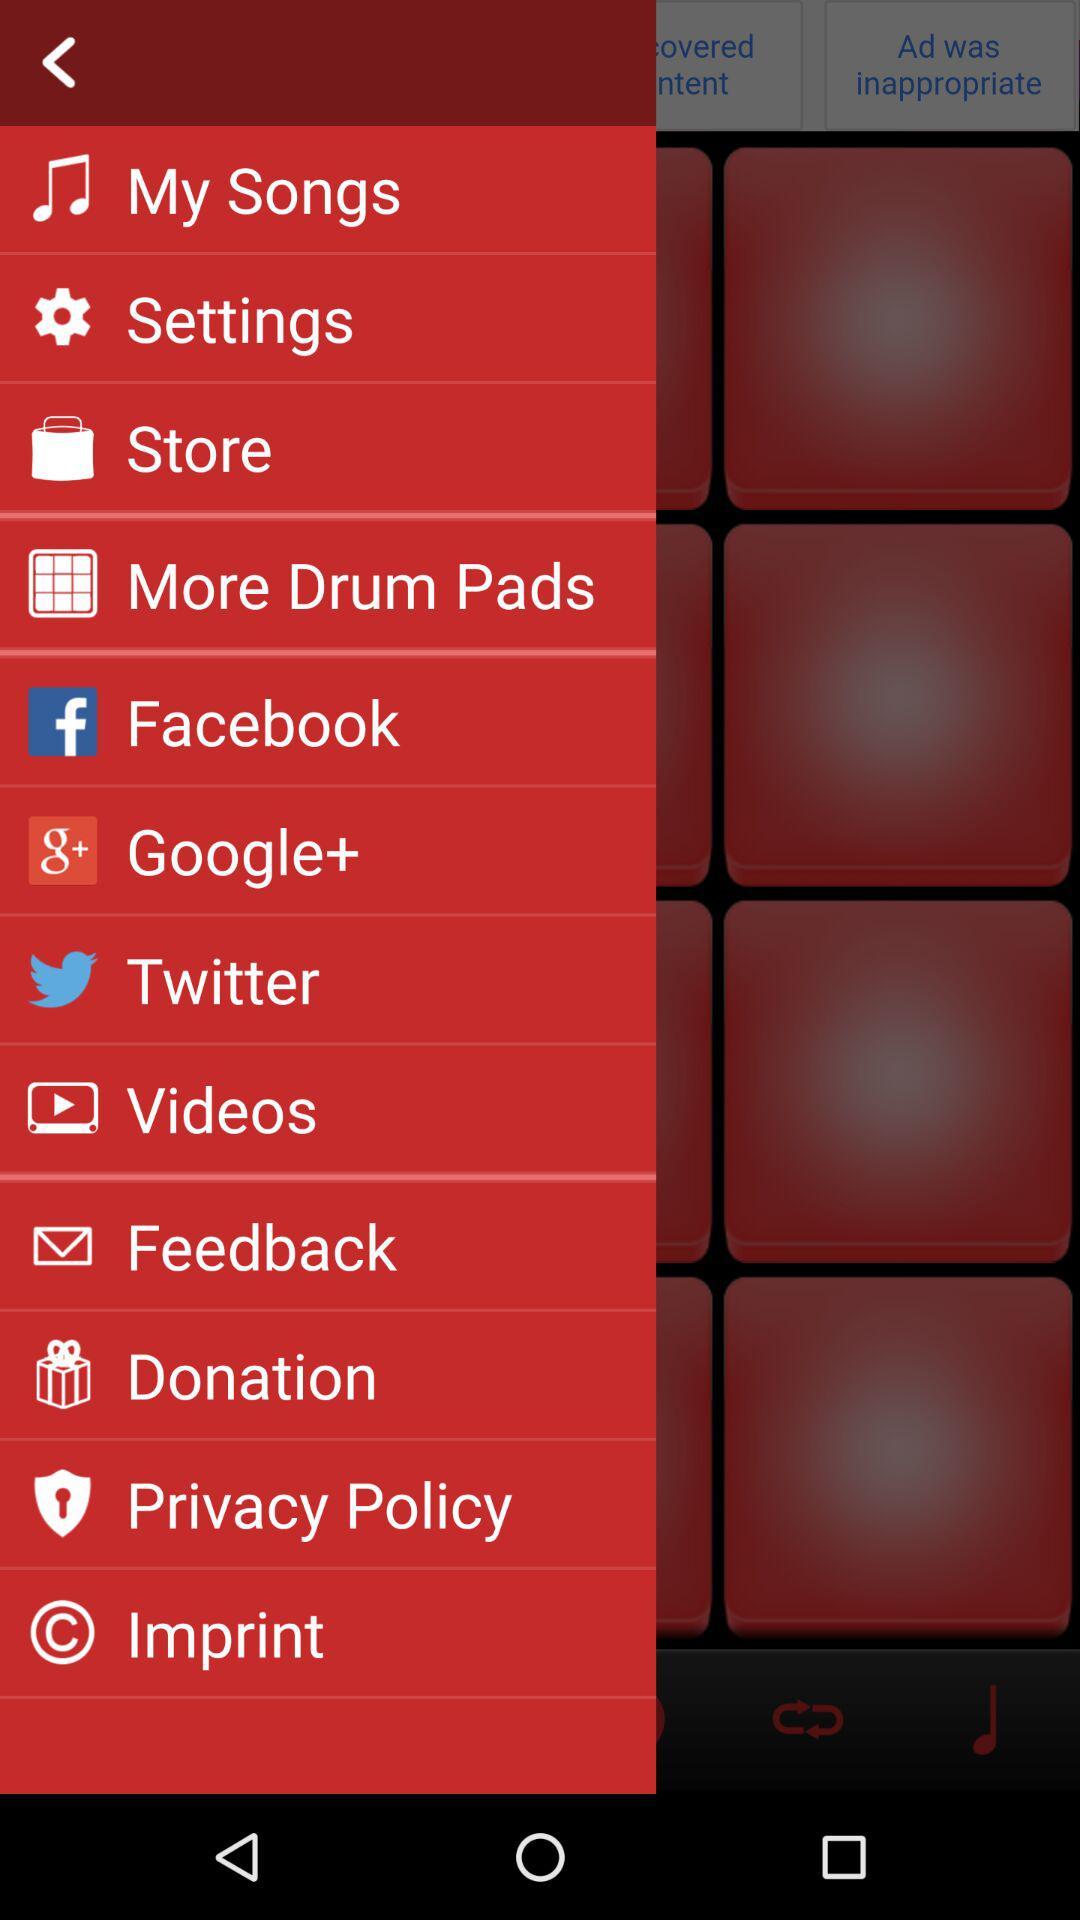 This screenshot has height=1920, width=1080. Describe the element at coordinates (318, 1503) in the screenshot. I see `privacy policy` at that location.